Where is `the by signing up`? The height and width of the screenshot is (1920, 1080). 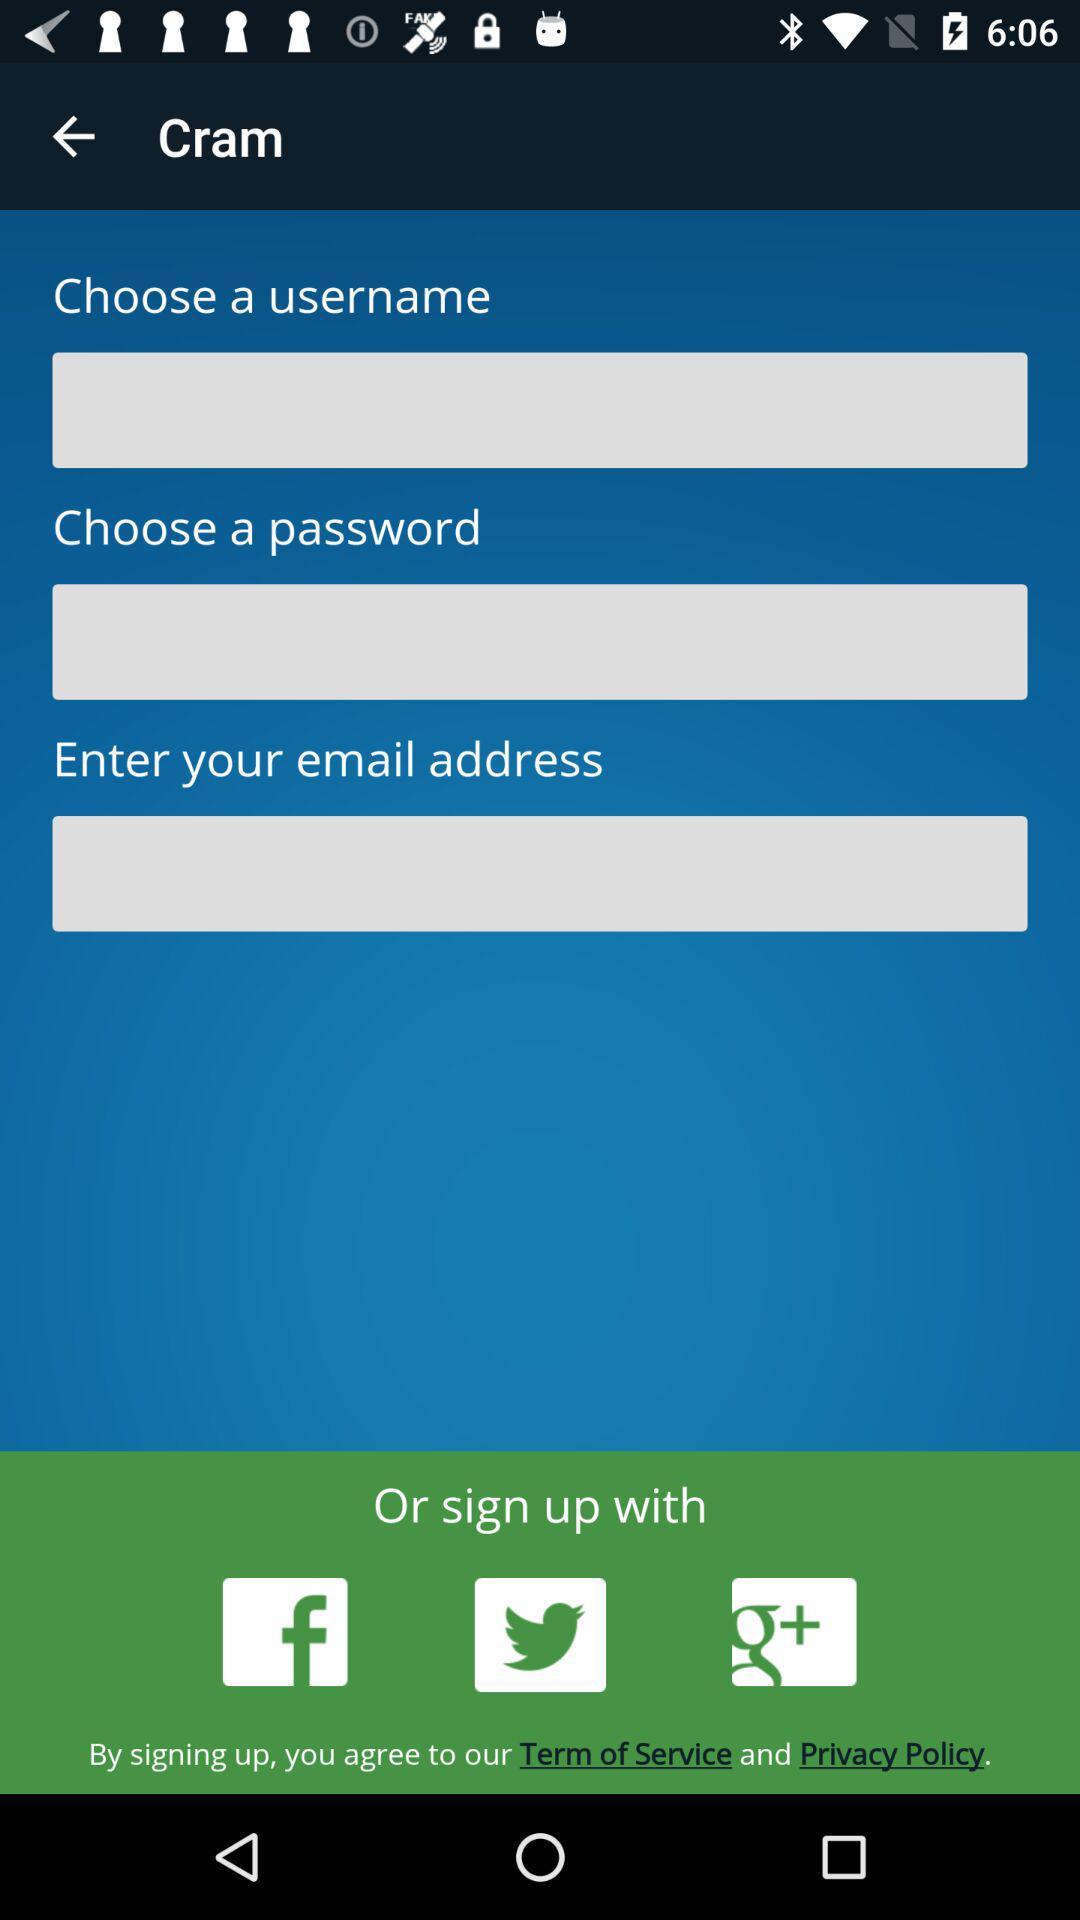 the by signing up is located at coordinates (540, 1752).